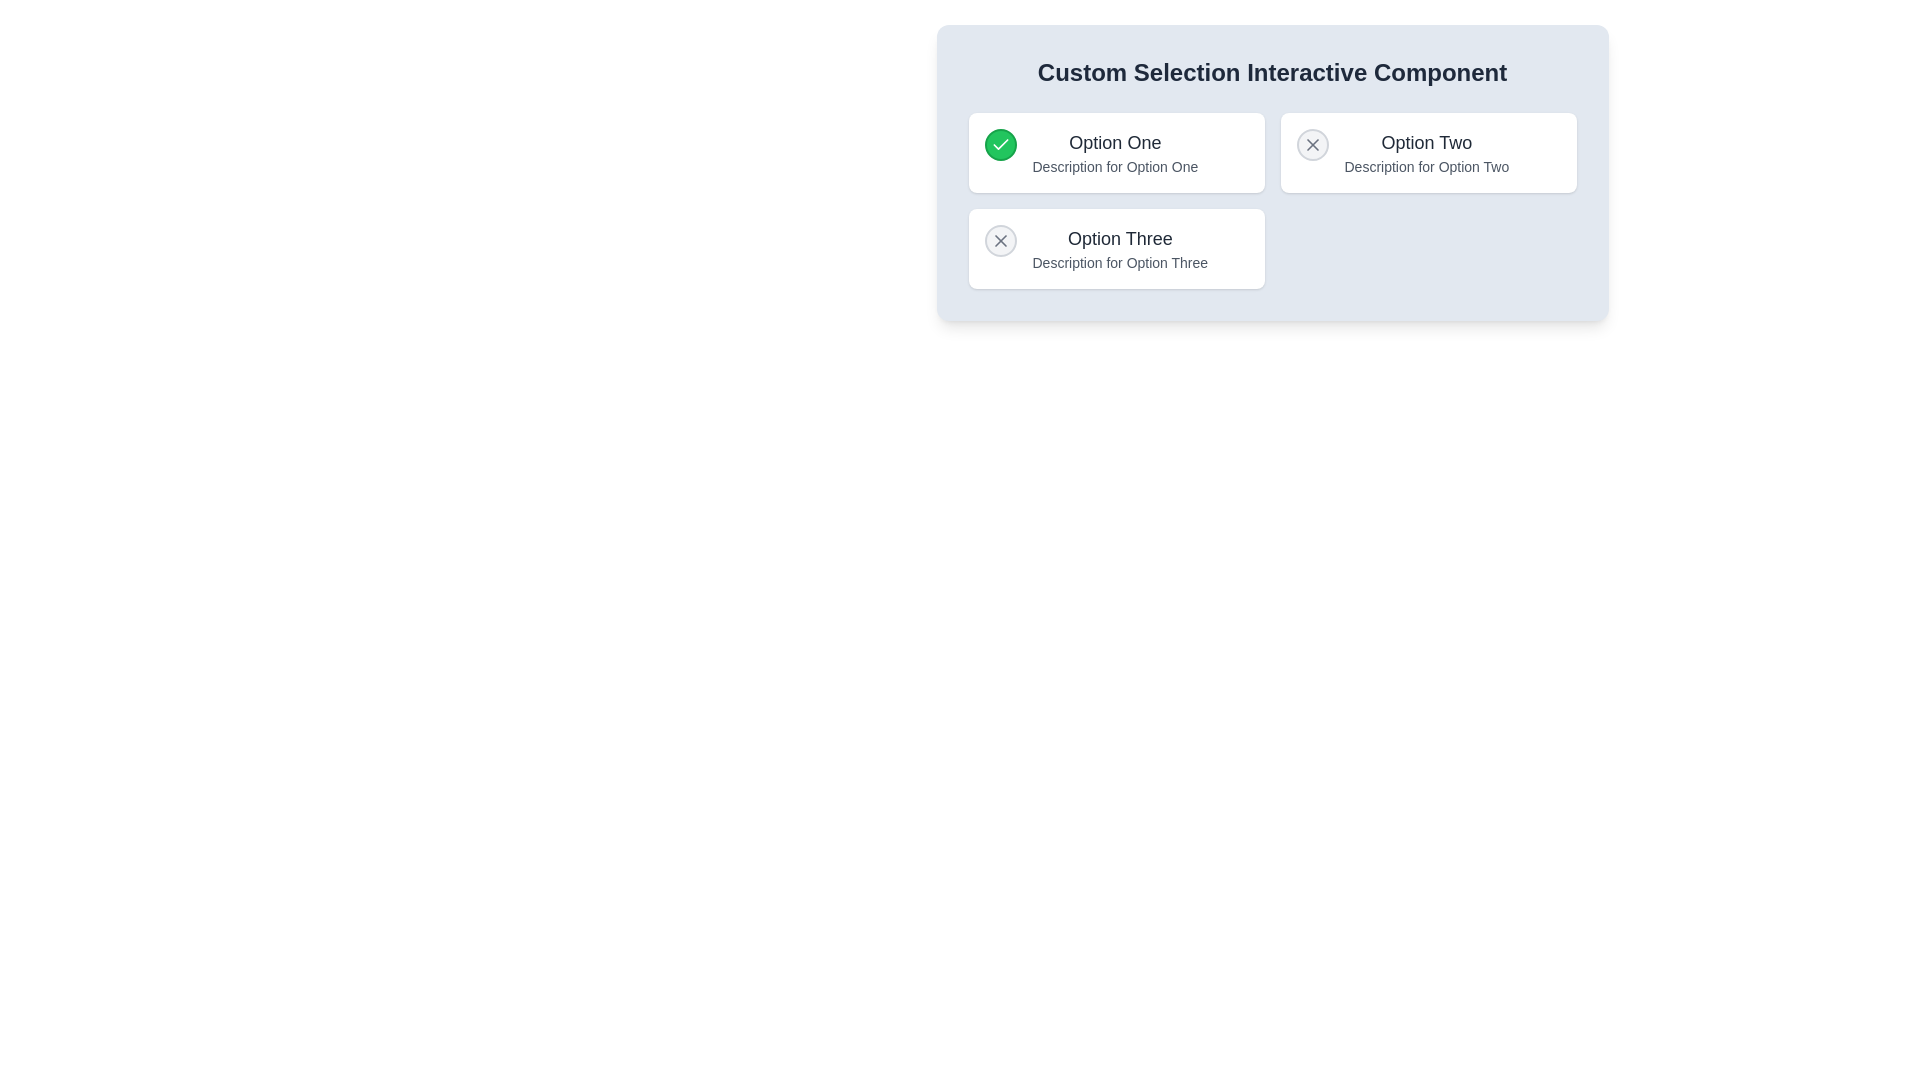 The height and width of the screenshot is (1080, 1920). What do you see at coordinates (1425, 141) in the screenshot?
I see `the Text Label that serves as a title or identifier for the second selection option, positioned in the top-right quadrant above the 'Description for Option Two'` at bounding box center [1425, 141].